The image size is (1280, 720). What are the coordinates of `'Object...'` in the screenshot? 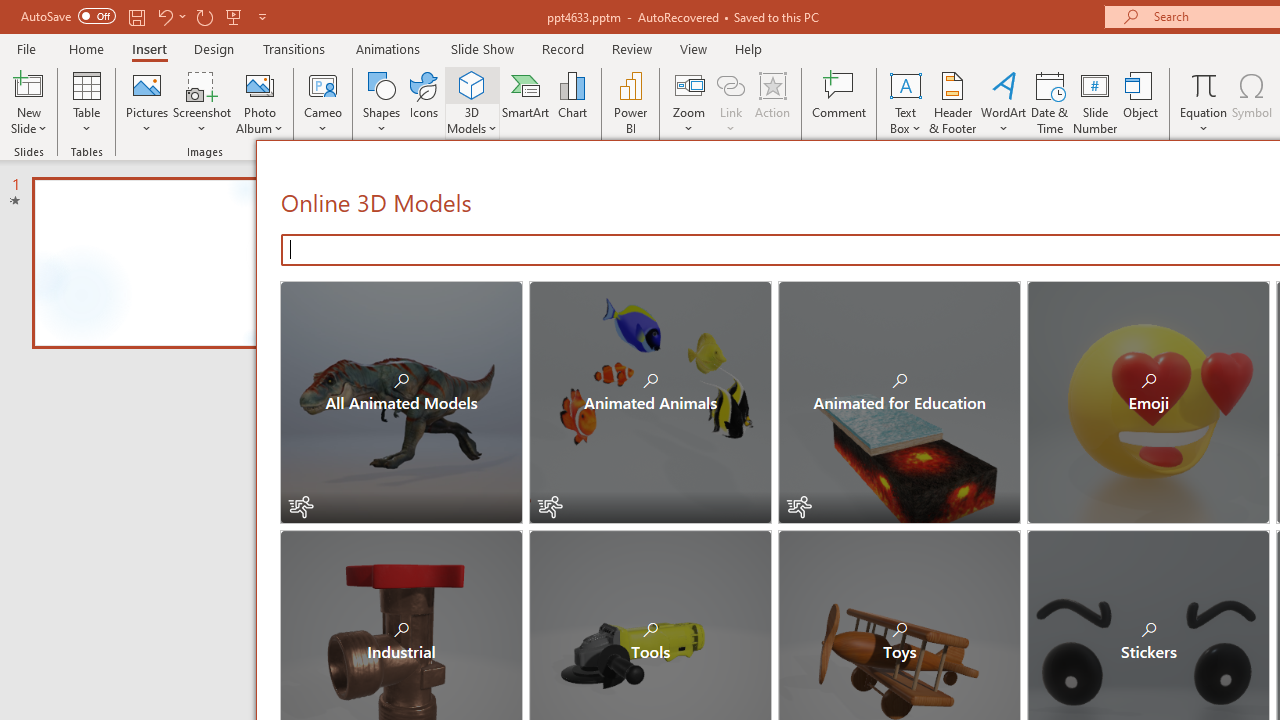 It's located at (1141, 103).